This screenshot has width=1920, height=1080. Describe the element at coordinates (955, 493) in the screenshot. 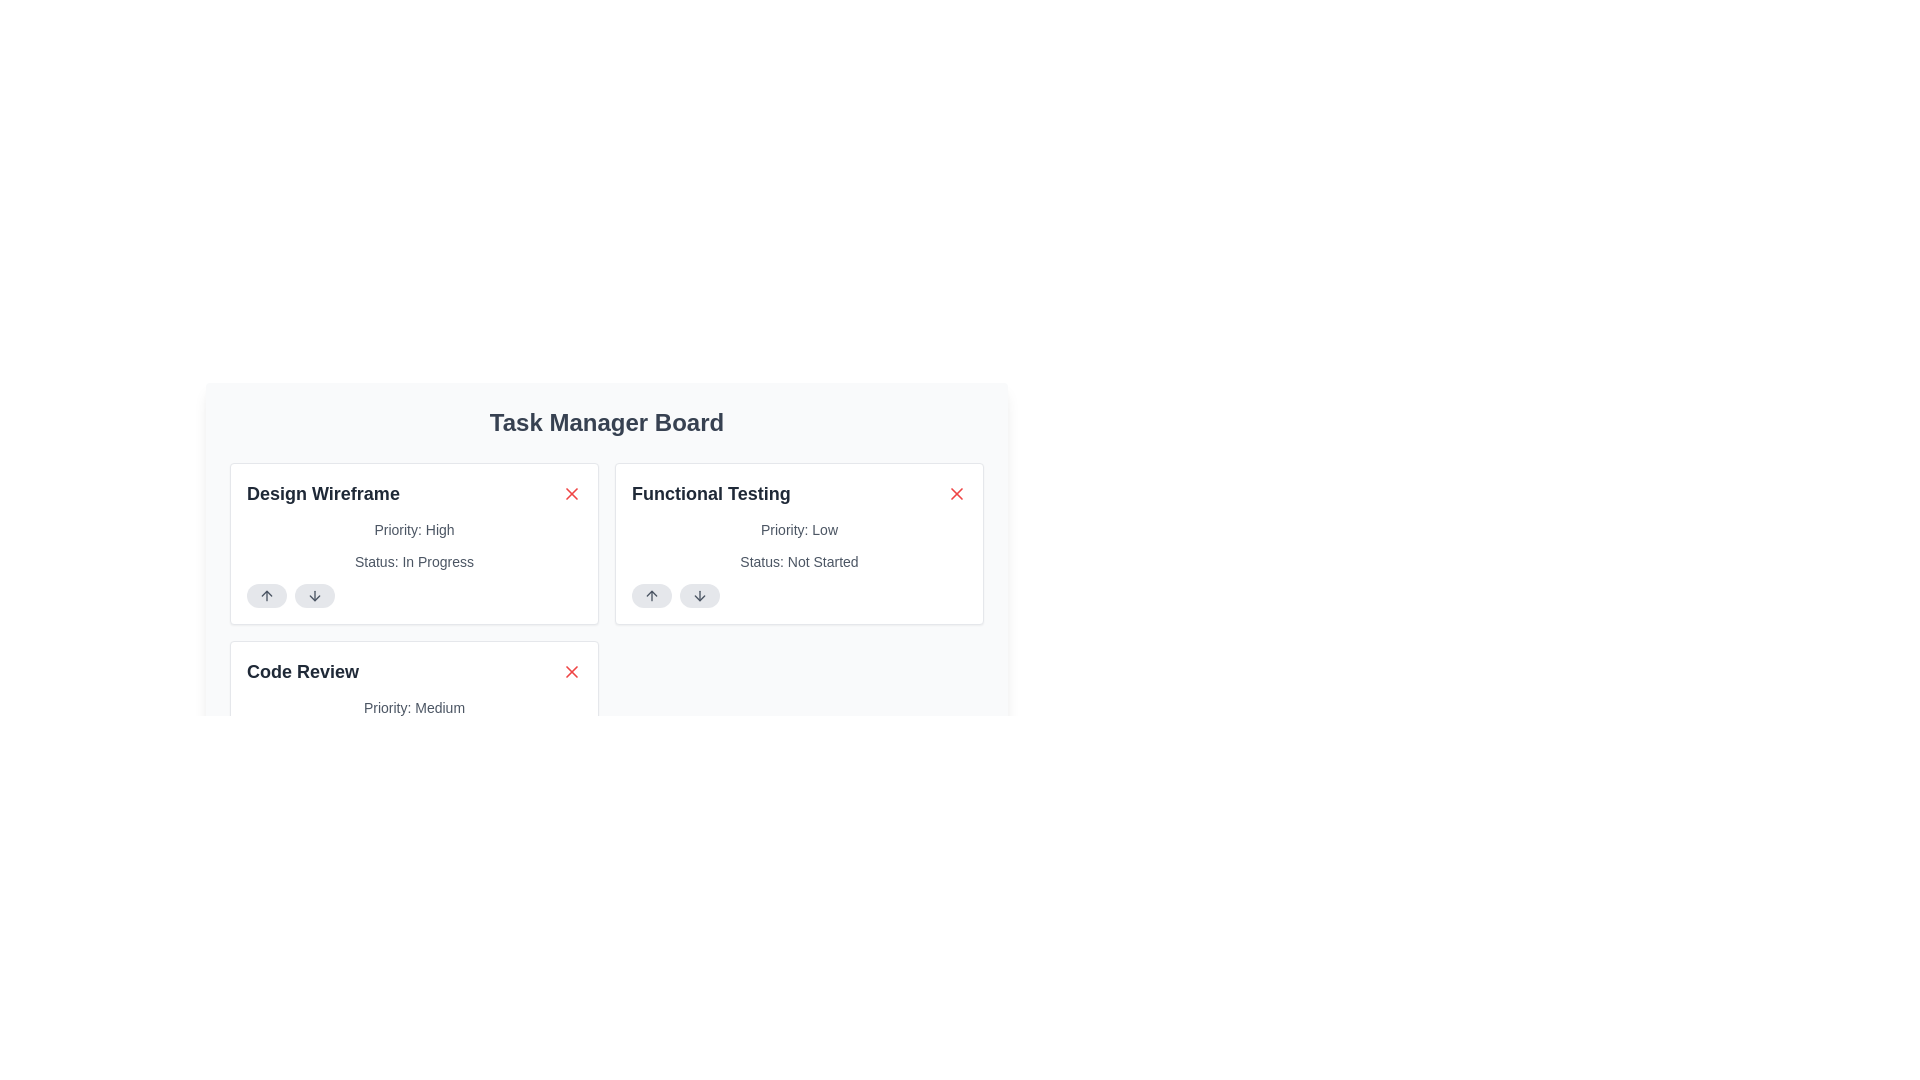

I see `the close or delete button located in the top-right corner of the 'Functional Testing' task card` at that location.